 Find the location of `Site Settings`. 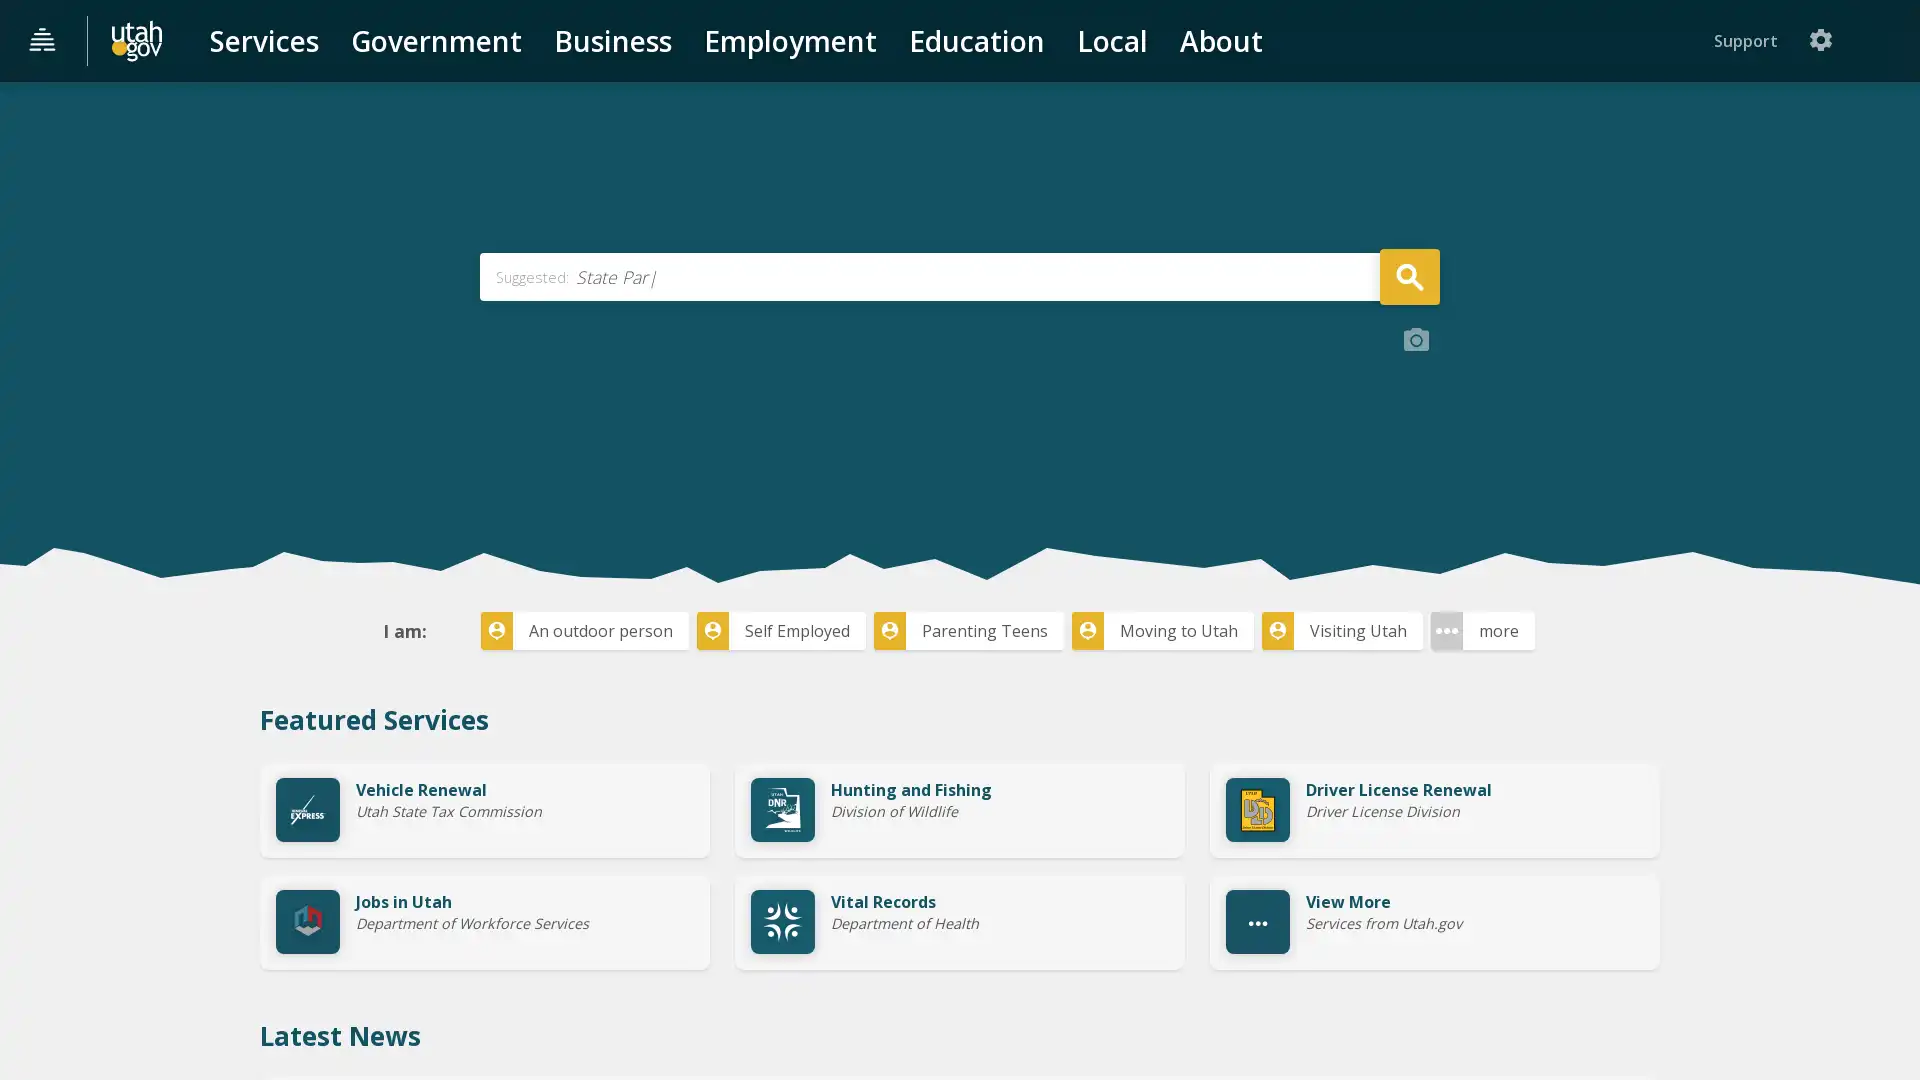

Site Settings is located at coordinates (1884, 40).